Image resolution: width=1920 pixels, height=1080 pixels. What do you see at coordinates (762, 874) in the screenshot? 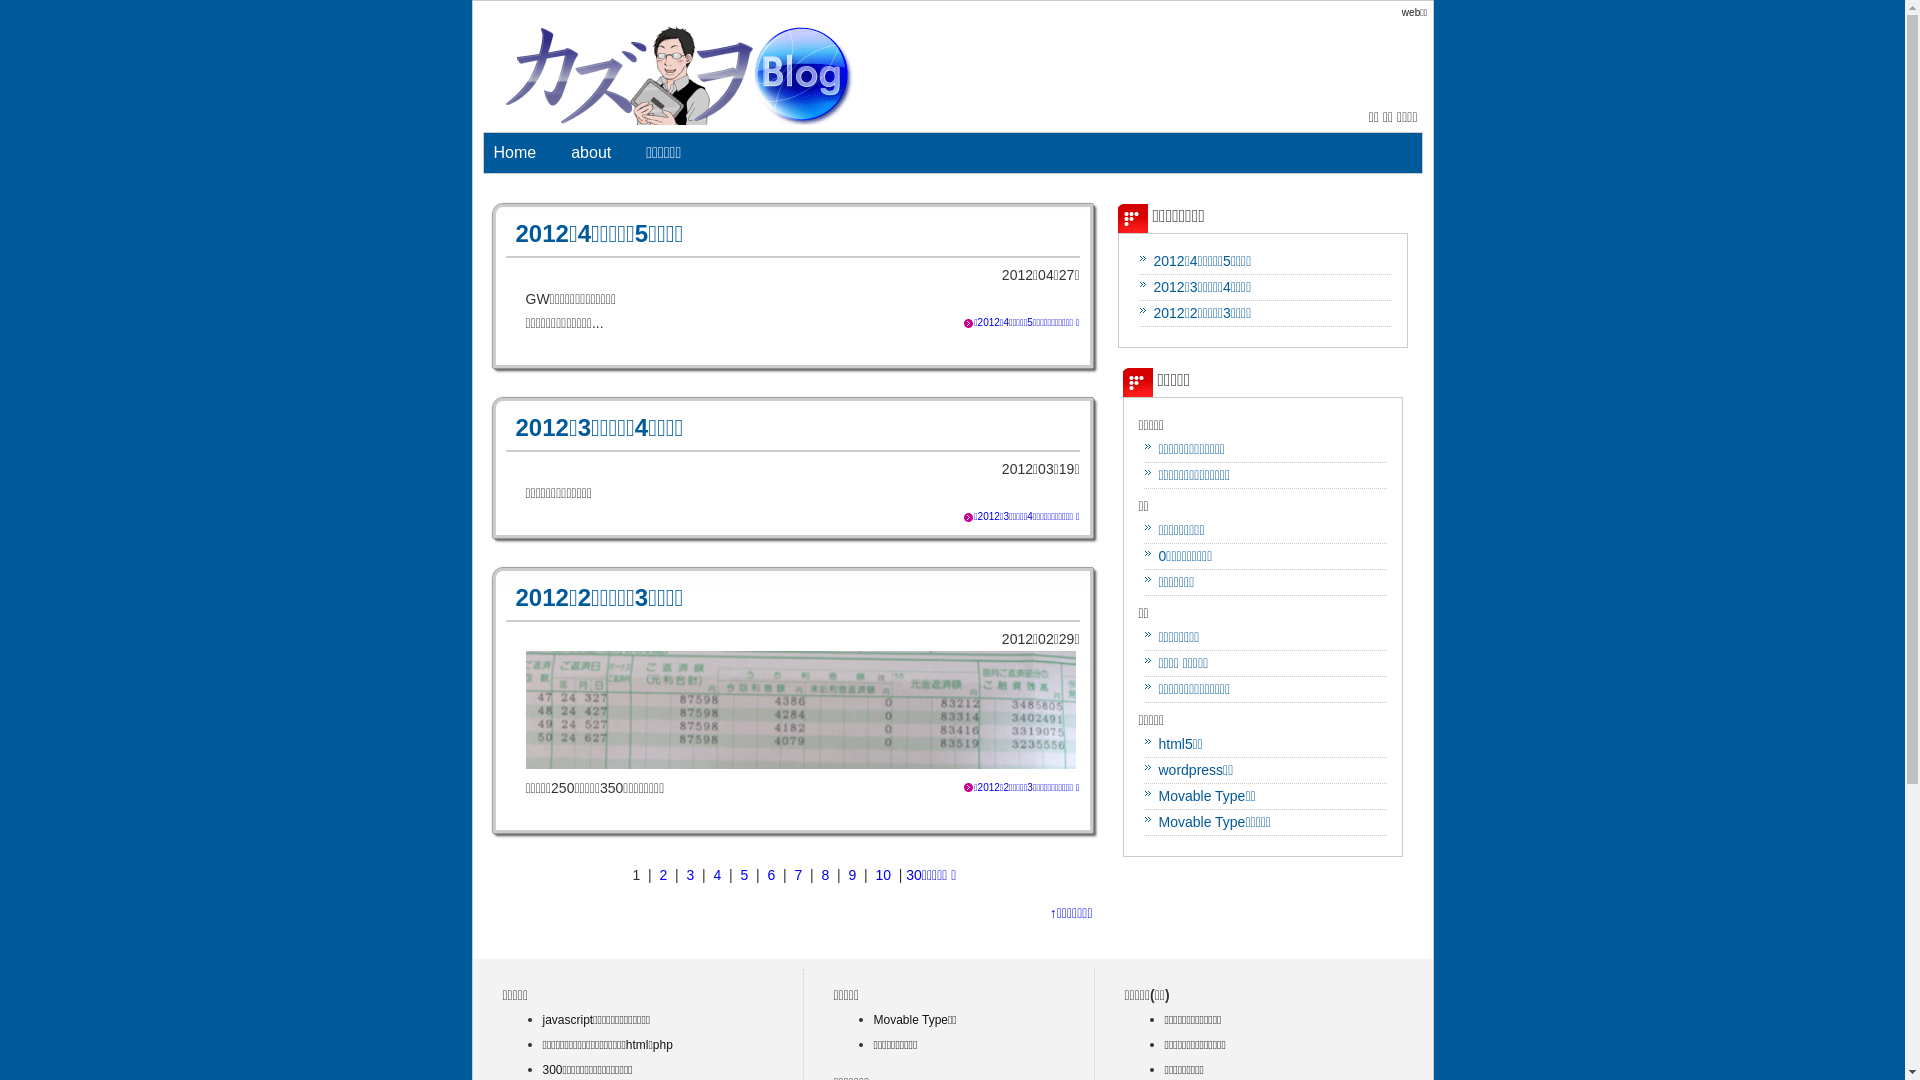
I see `' 6 '` at bounding box center [762, 874].